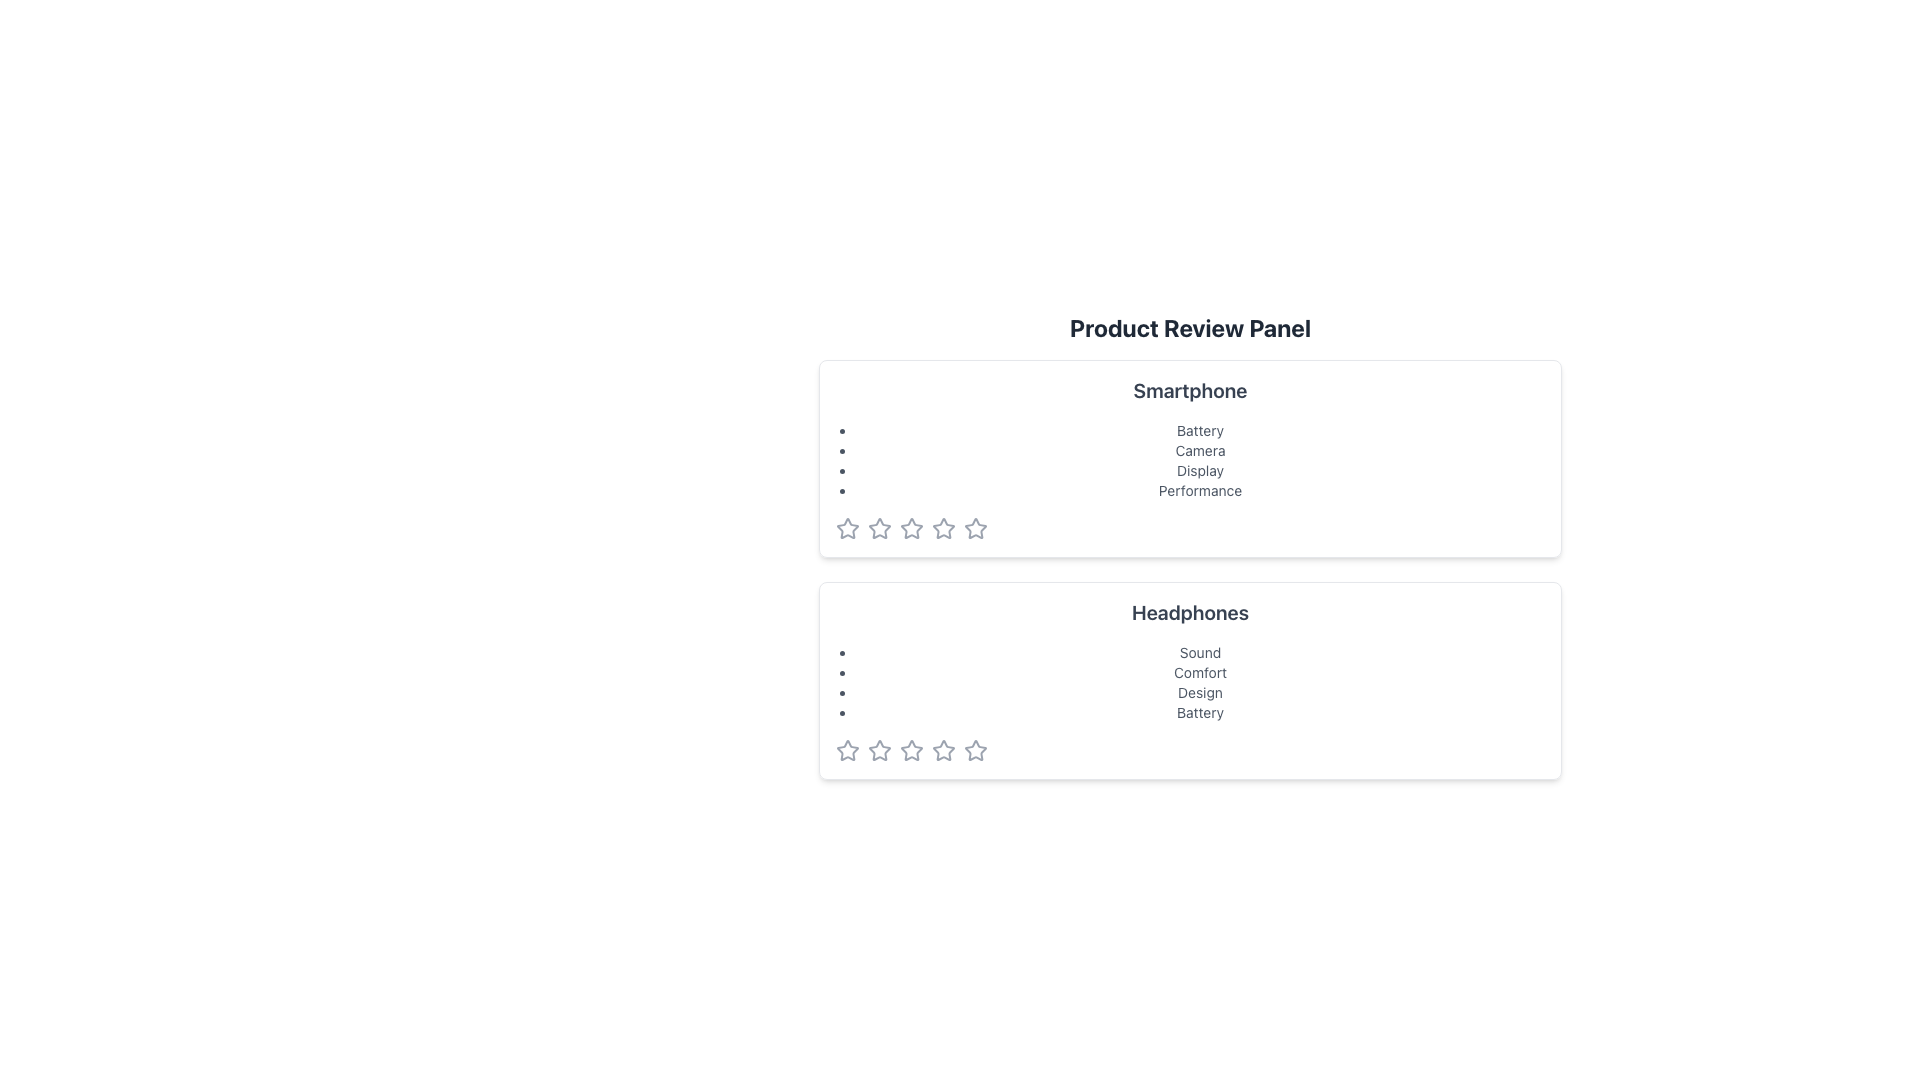 Image resolution: width=1920 pixels, height=1080 pixels. I want to click on the text element displaying 'Headphones', which is prominently styled in a large, bold font and positioned as a title within its section, so click(1190, 612).